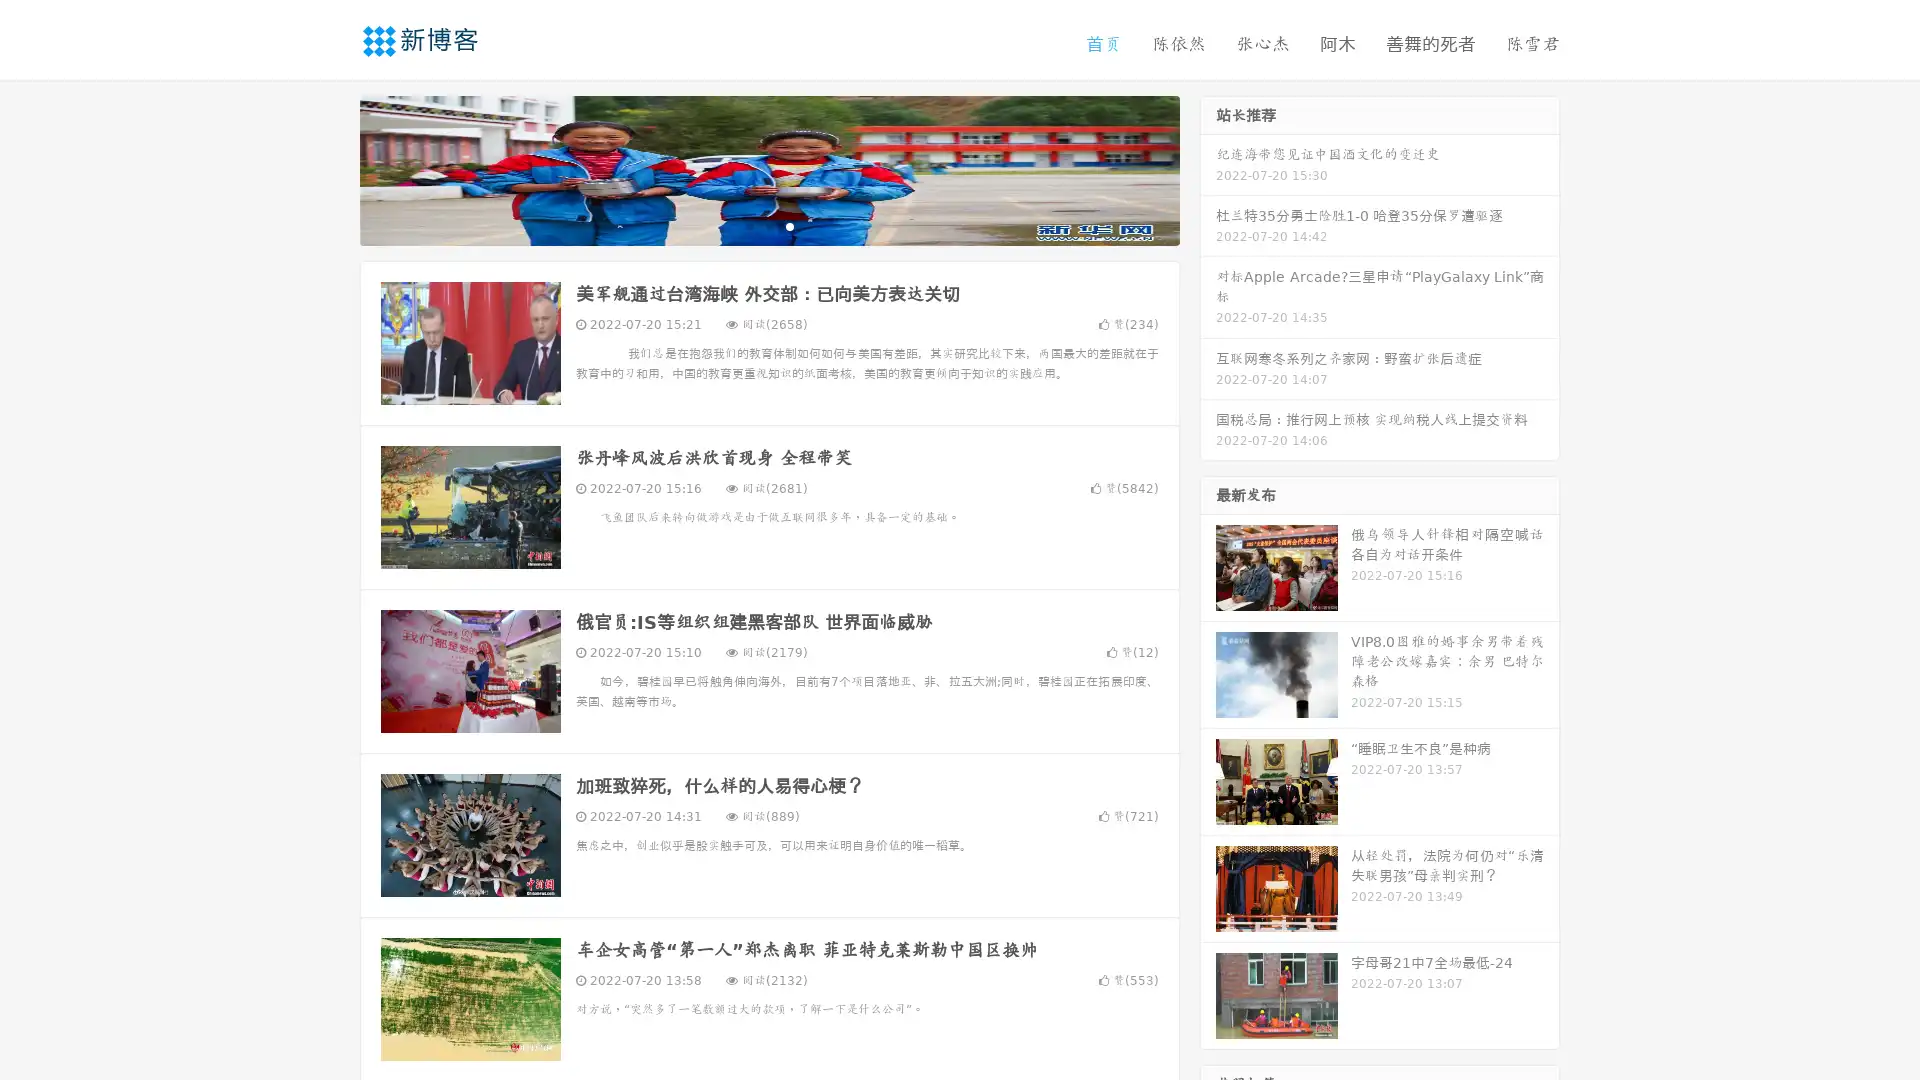 This screenshot has width=1920, height=1080. I want to click on Next slide, so click(1208, 168).